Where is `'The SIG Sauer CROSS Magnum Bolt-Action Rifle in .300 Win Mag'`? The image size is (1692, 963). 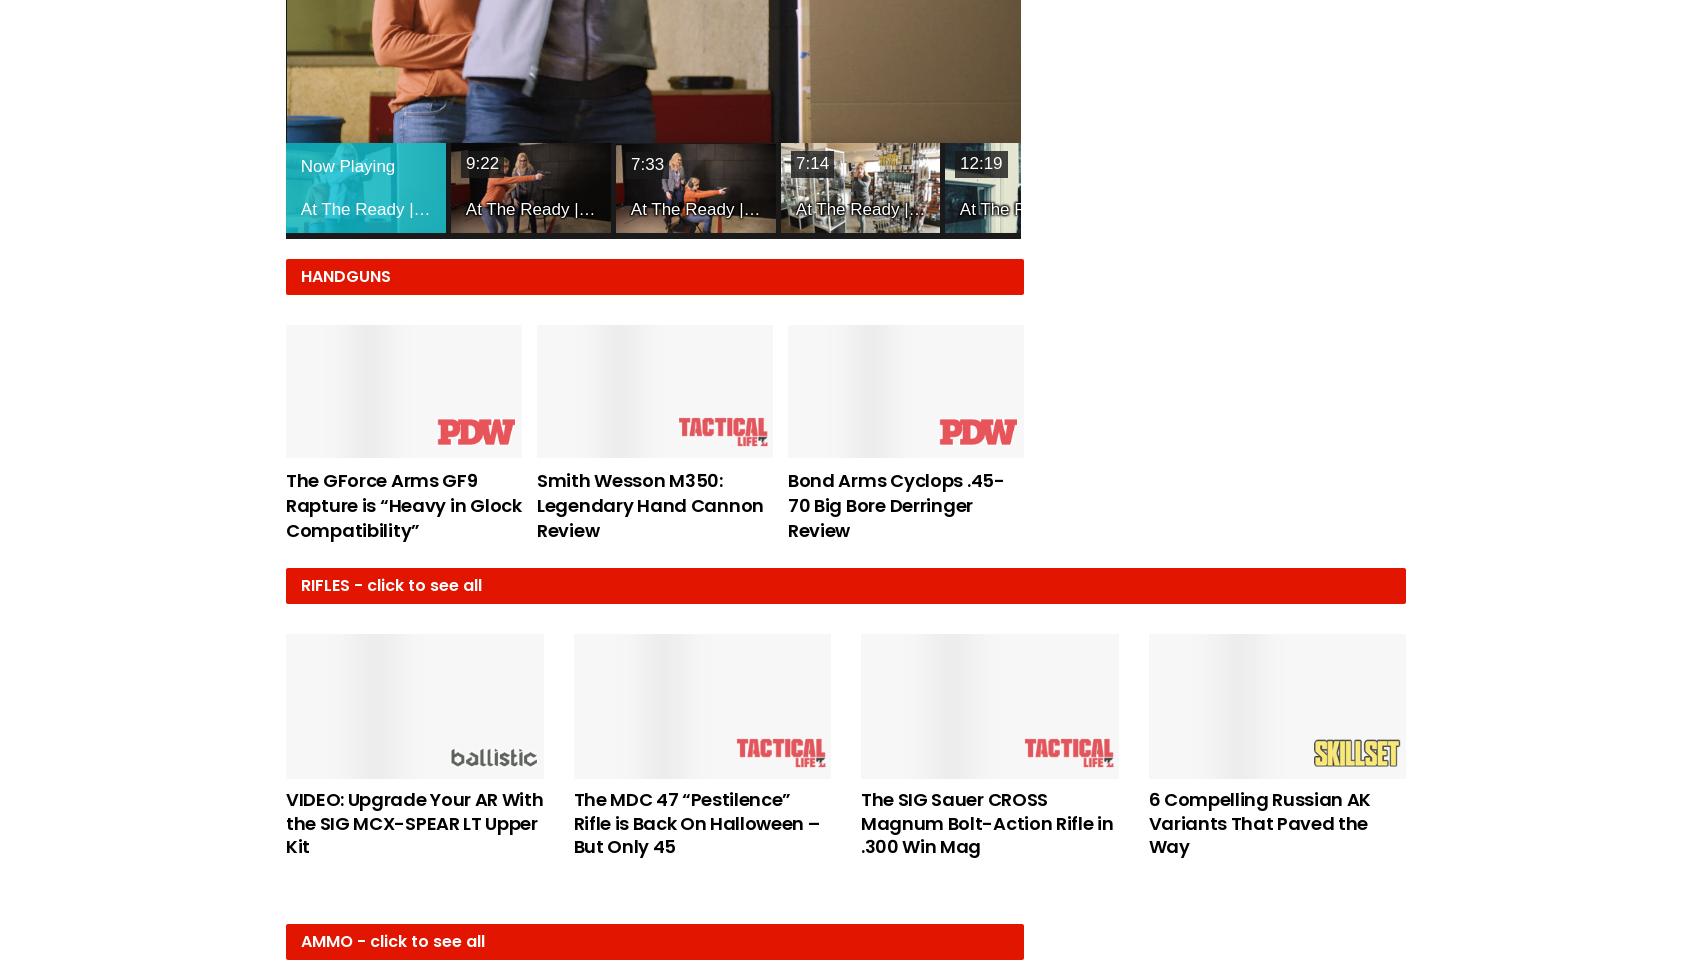 'The SIG Sauer CROSS Magnum Bolt-Action Rifle in .300 Win Mag' is located at coordinates (986, 821).